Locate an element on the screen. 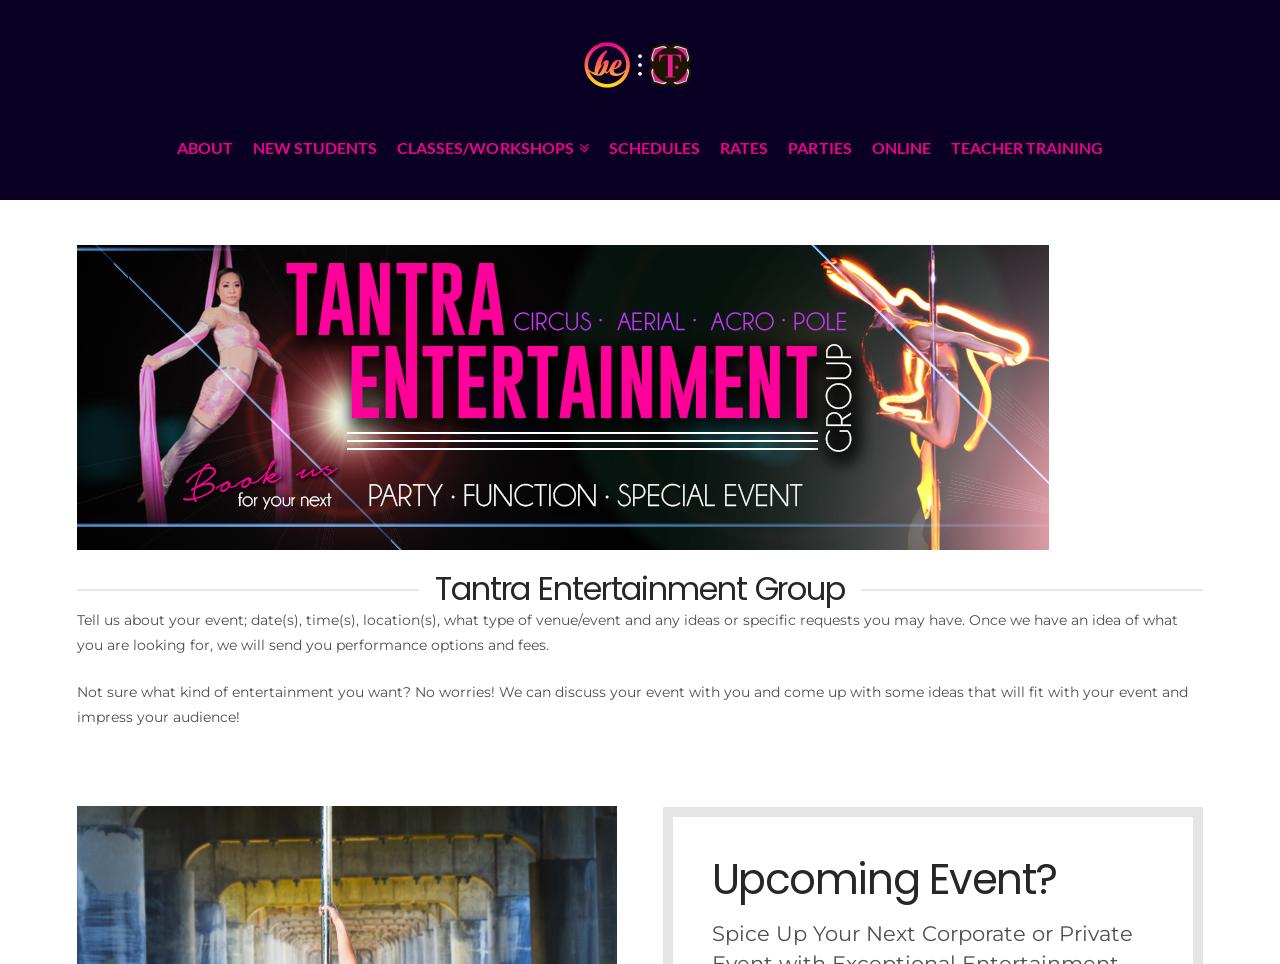 The image size is (1280, 964). 'Tell us about your event; date(s), time(s), location(s), what type of venue/event and any ideas or specific requests you may have. Once we have an idea of what you are looking for, we will send you performance options and fees.' is located at coordinates (625, 632).